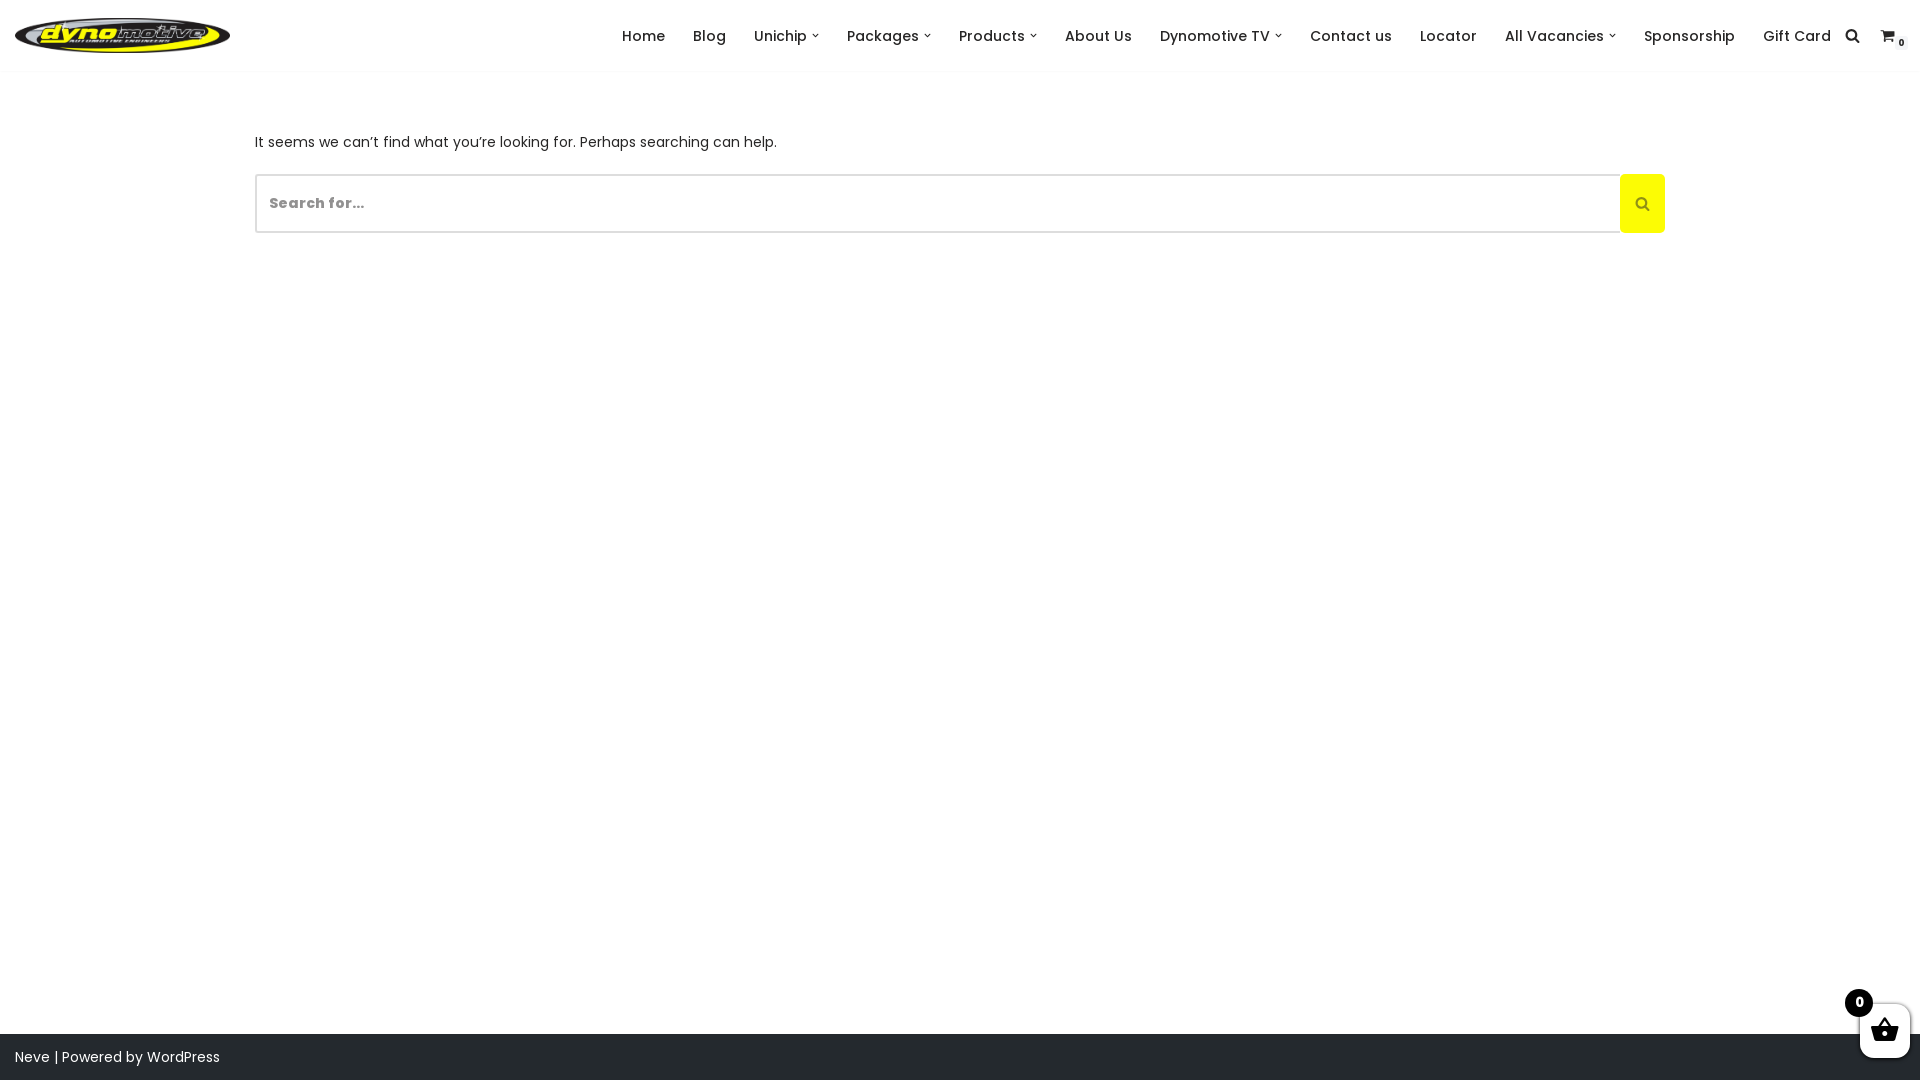 The image size is (1920, 1080). Describe the element at coordinates (1310, 35) in the screenshot. I see `'Contact us'` at that location.